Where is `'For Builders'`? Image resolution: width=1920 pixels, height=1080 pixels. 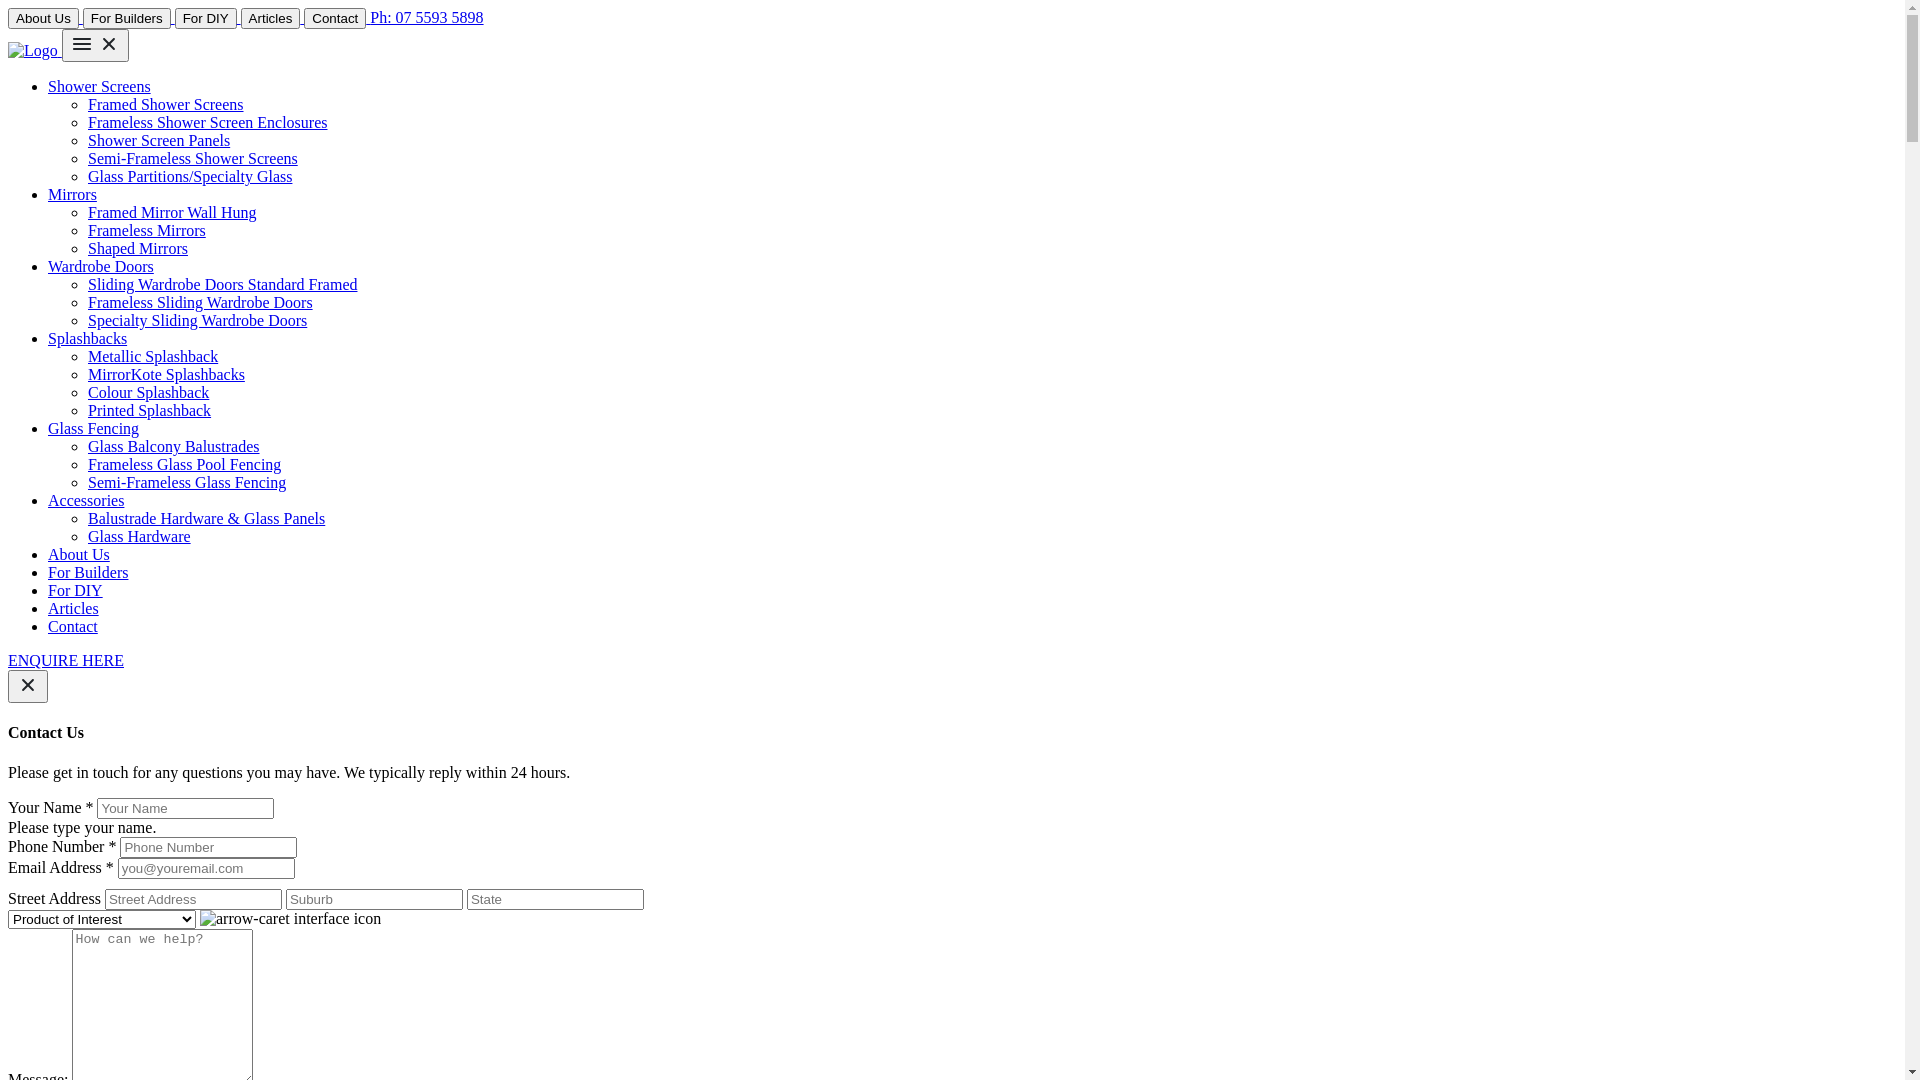
'For Builders' is located at coordinates (125, 18).